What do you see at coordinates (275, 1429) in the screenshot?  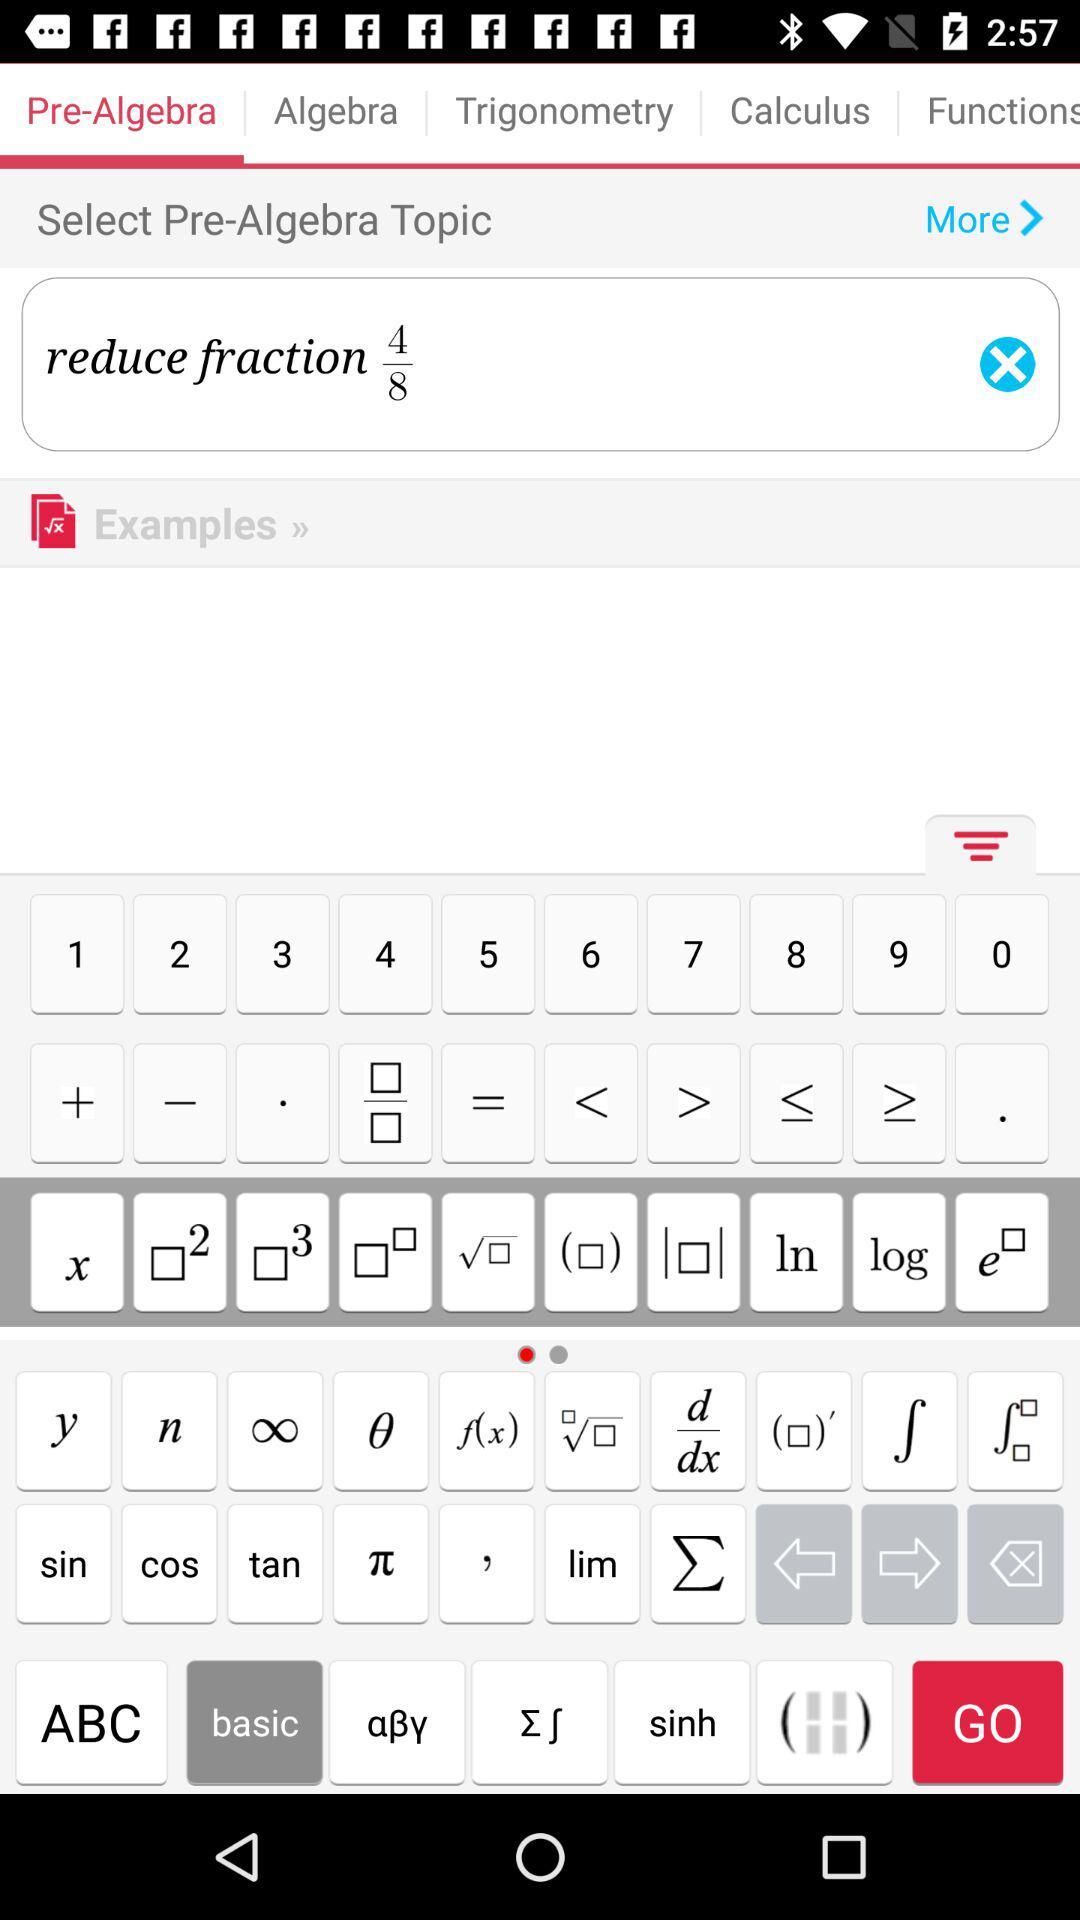 I see `write symbol` at bounding box center [275, 1429].